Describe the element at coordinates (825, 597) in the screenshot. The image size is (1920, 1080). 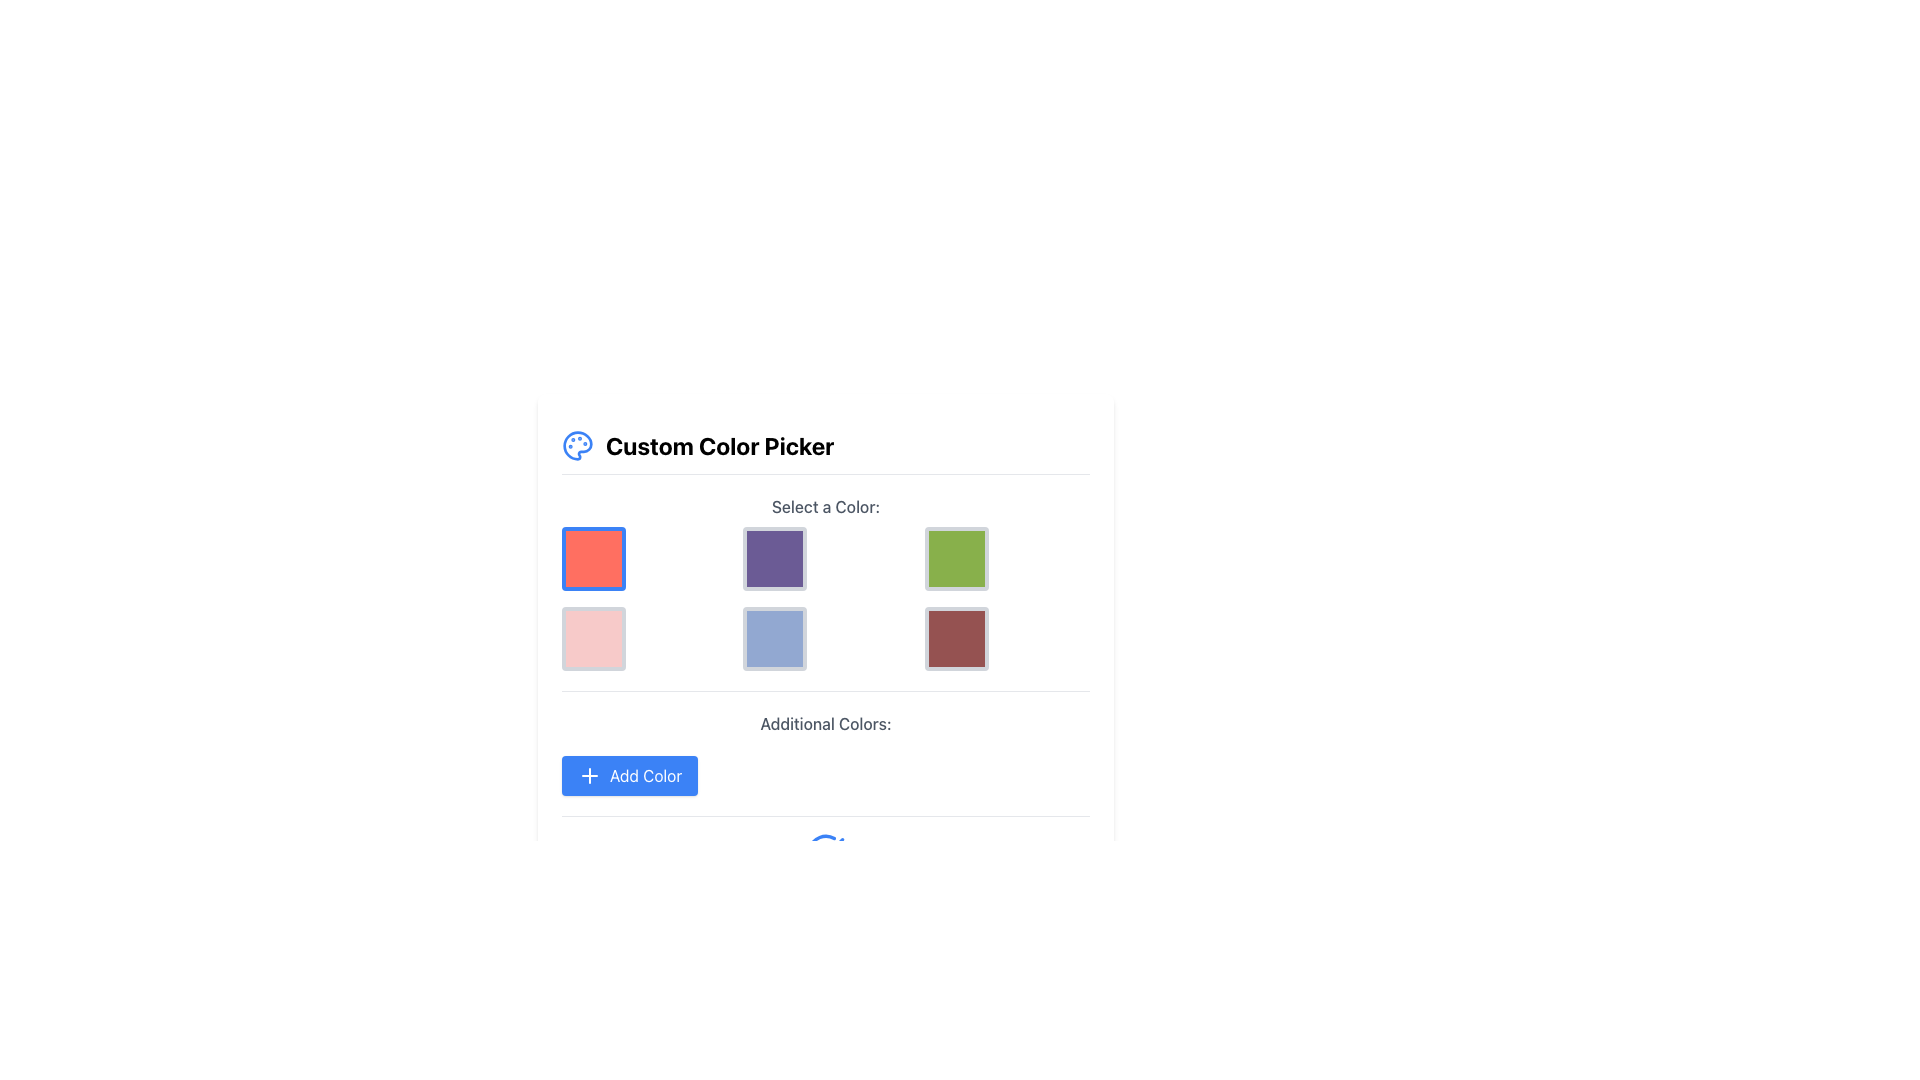
I see `the color selection interface grid element located below the heading 'Select a Color:' for accessibility purposes` at that location.